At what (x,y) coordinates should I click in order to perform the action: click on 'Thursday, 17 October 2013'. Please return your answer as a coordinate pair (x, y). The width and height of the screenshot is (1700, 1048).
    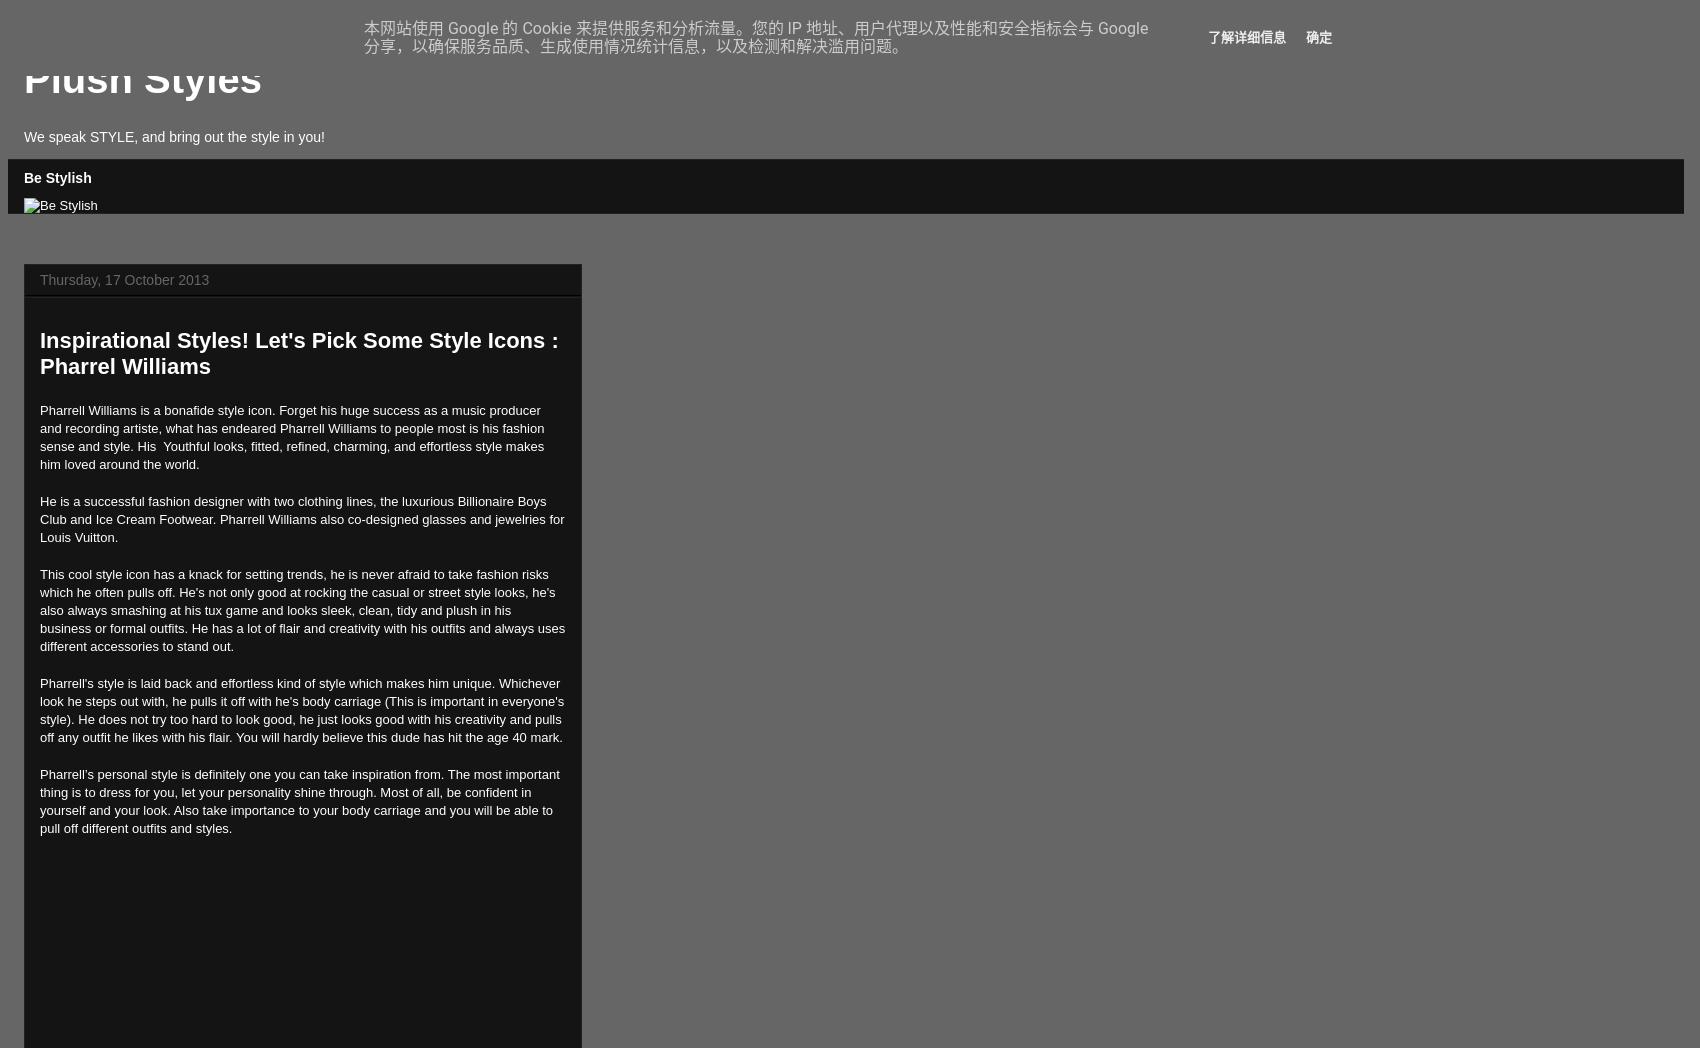
    Looking at the image, I should click on (123, 277).